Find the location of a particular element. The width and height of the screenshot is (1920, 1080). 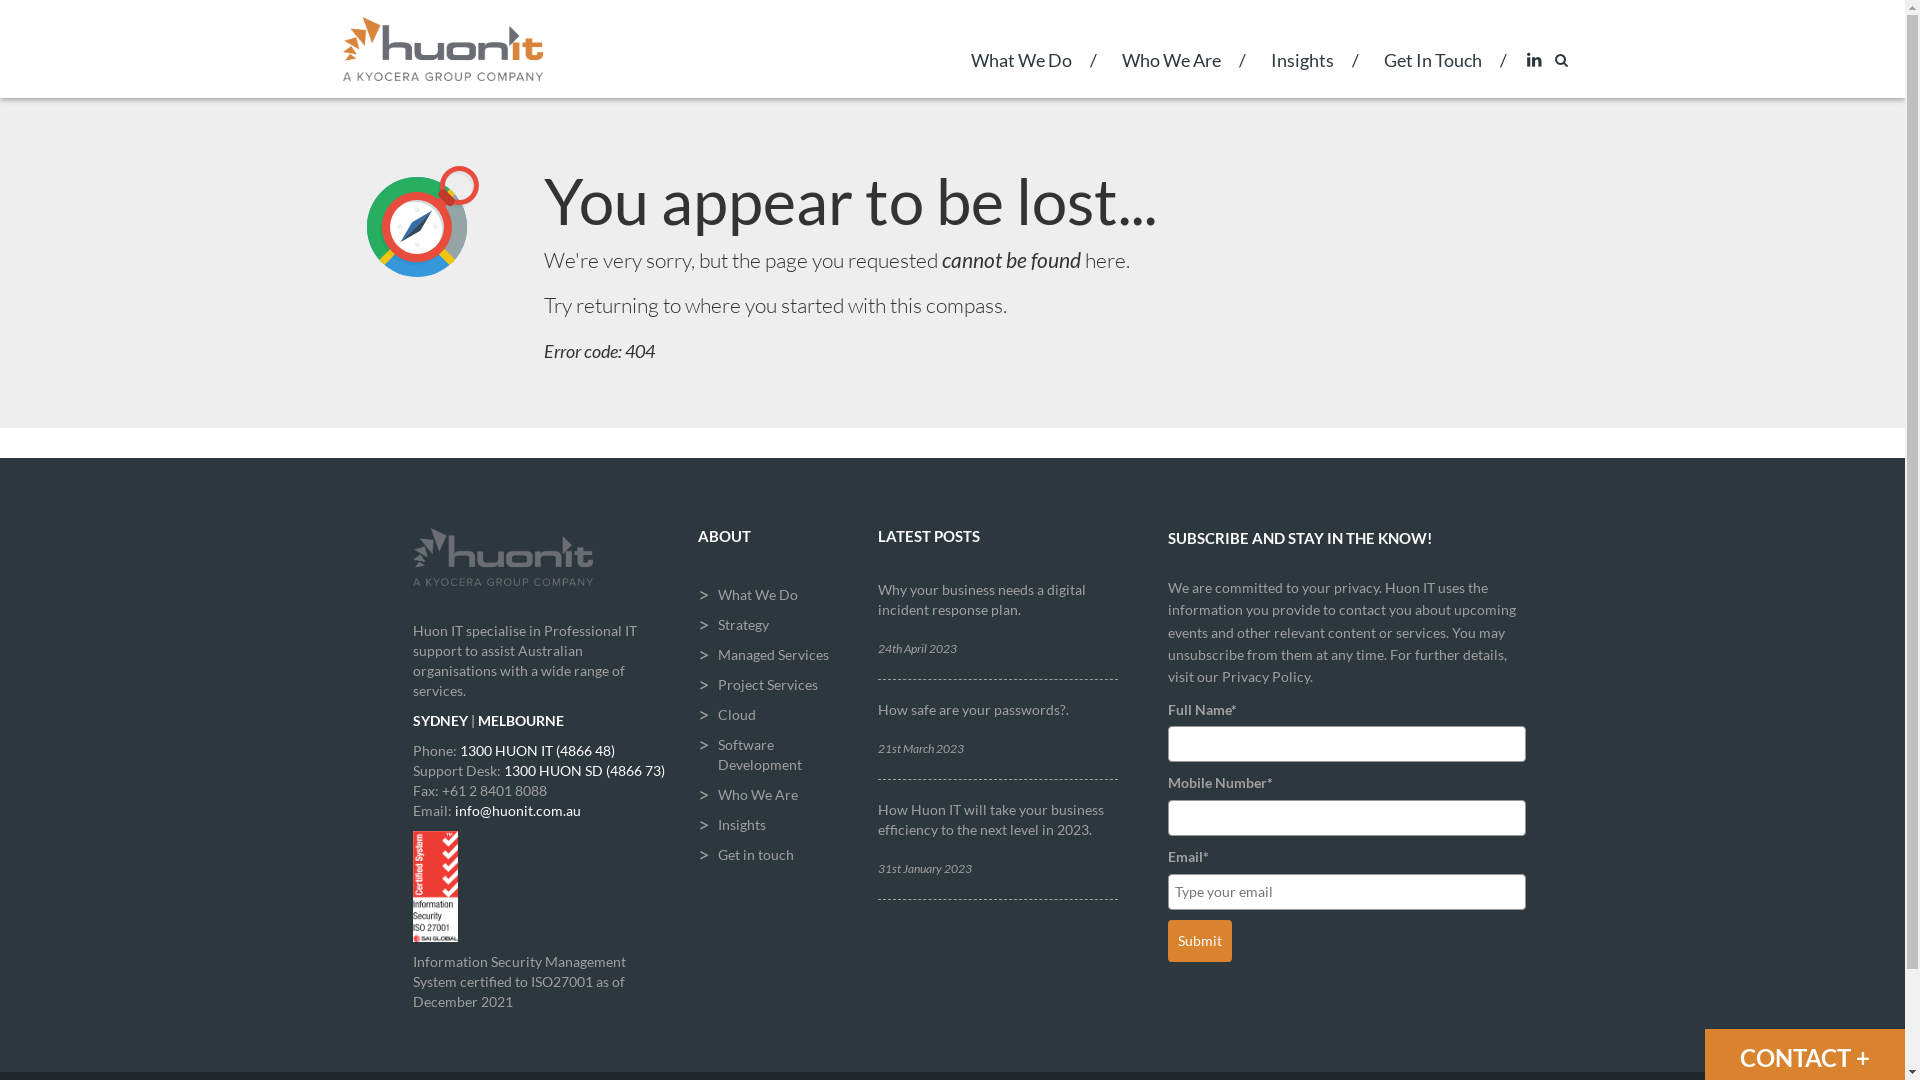

'Get In Touch' is located at coordinates (1430, 72).